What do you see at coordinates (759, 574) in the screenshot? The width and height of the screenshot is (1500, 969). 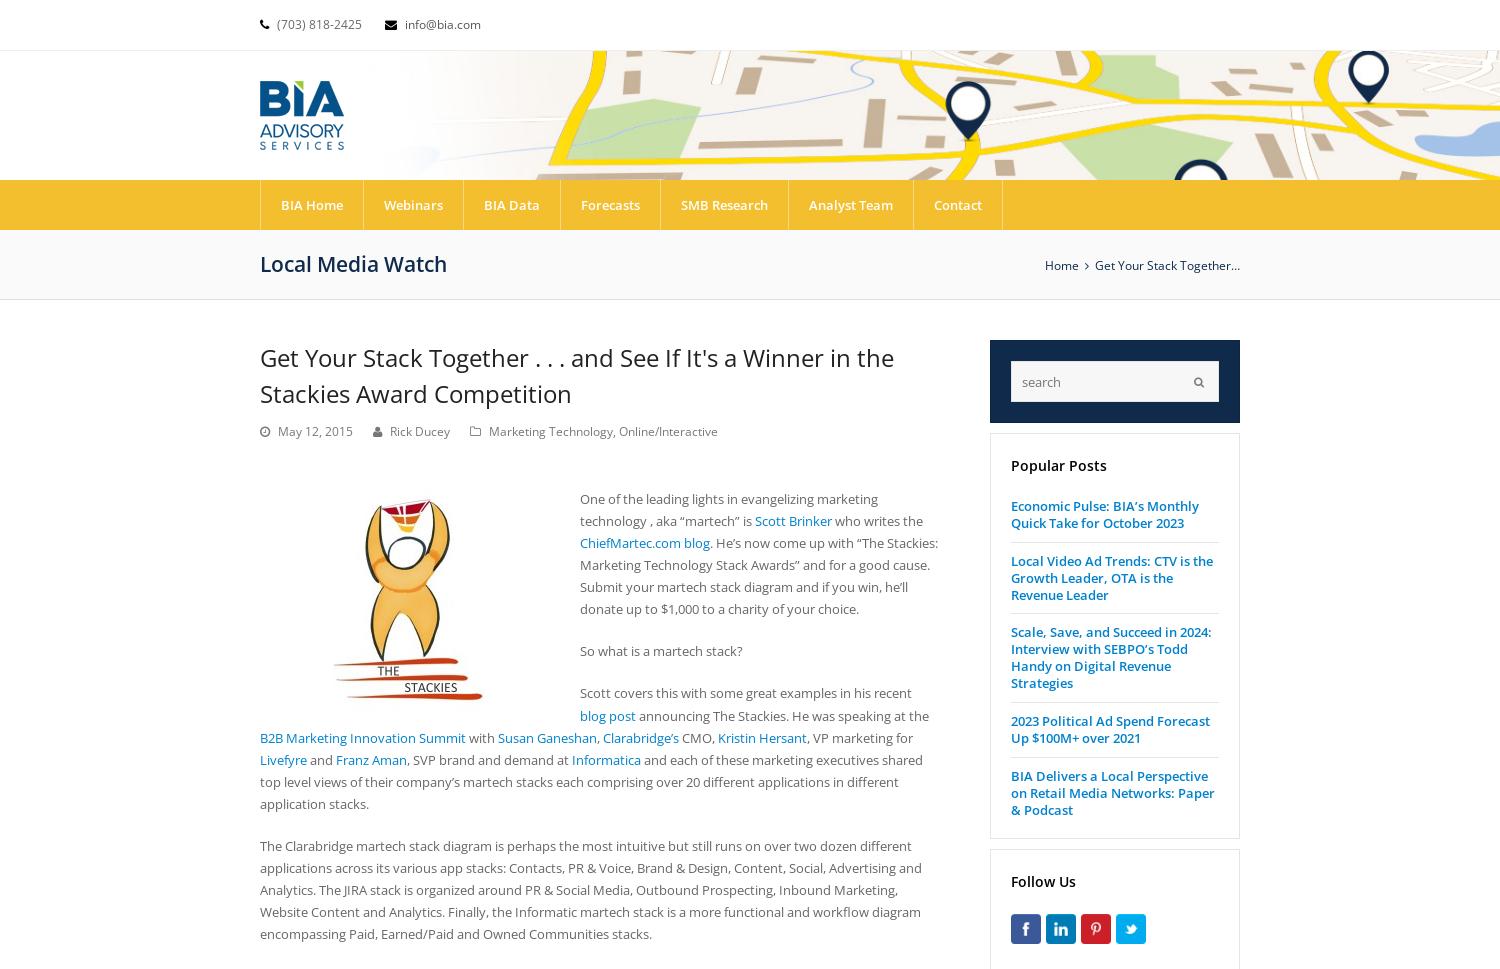 I see `'. He’s now come up with “The Stackies: Marketing Technology Stack Awards” and for a good cause. Submit your martech stack diagram and if you win, he’ll donate up to $1,000 to a charity of your choice.'` at bounding box center [759, 574].